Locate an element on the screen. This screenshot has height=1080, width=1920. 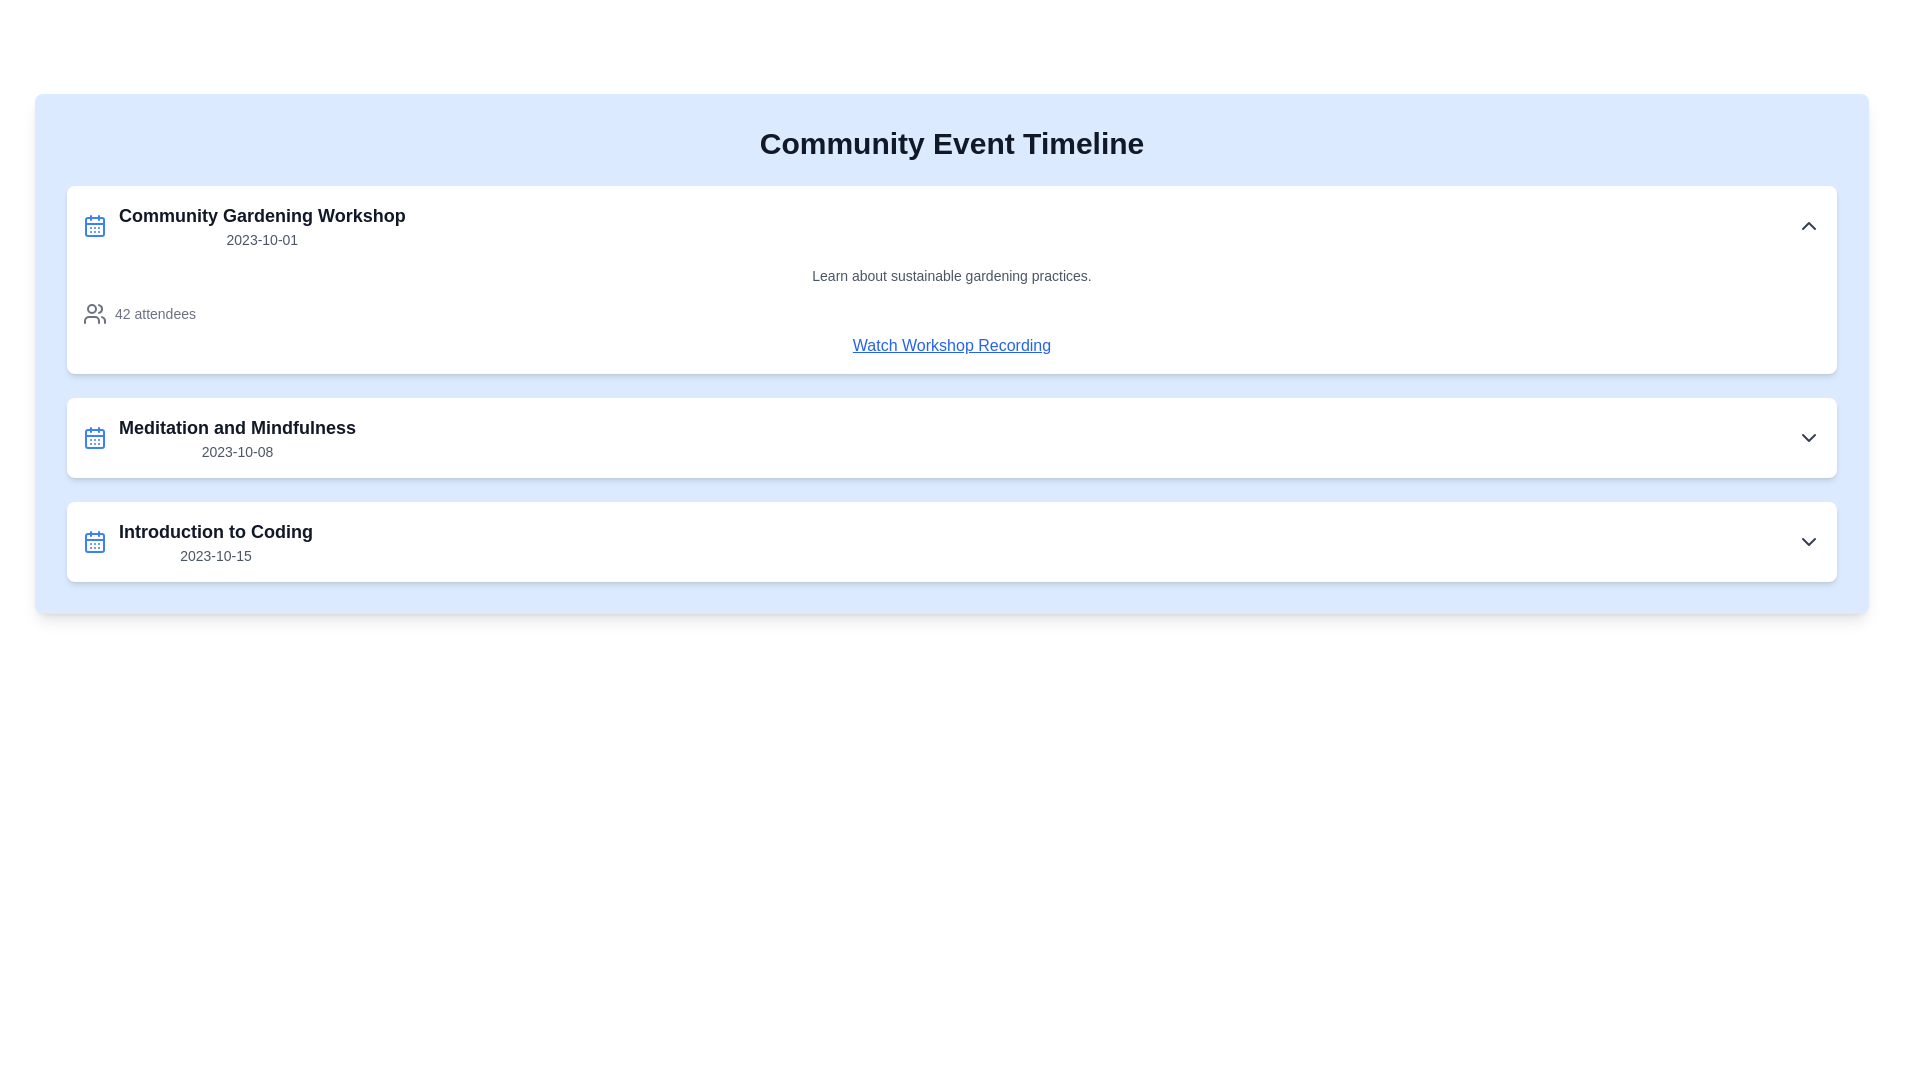
text content from the text block containing the title 'Introduction to Coding' and the subtitle '2023-10-15', which is located in the third entry of the event cards under 'Community Event Timeline' is located at coordinates (216, 542).